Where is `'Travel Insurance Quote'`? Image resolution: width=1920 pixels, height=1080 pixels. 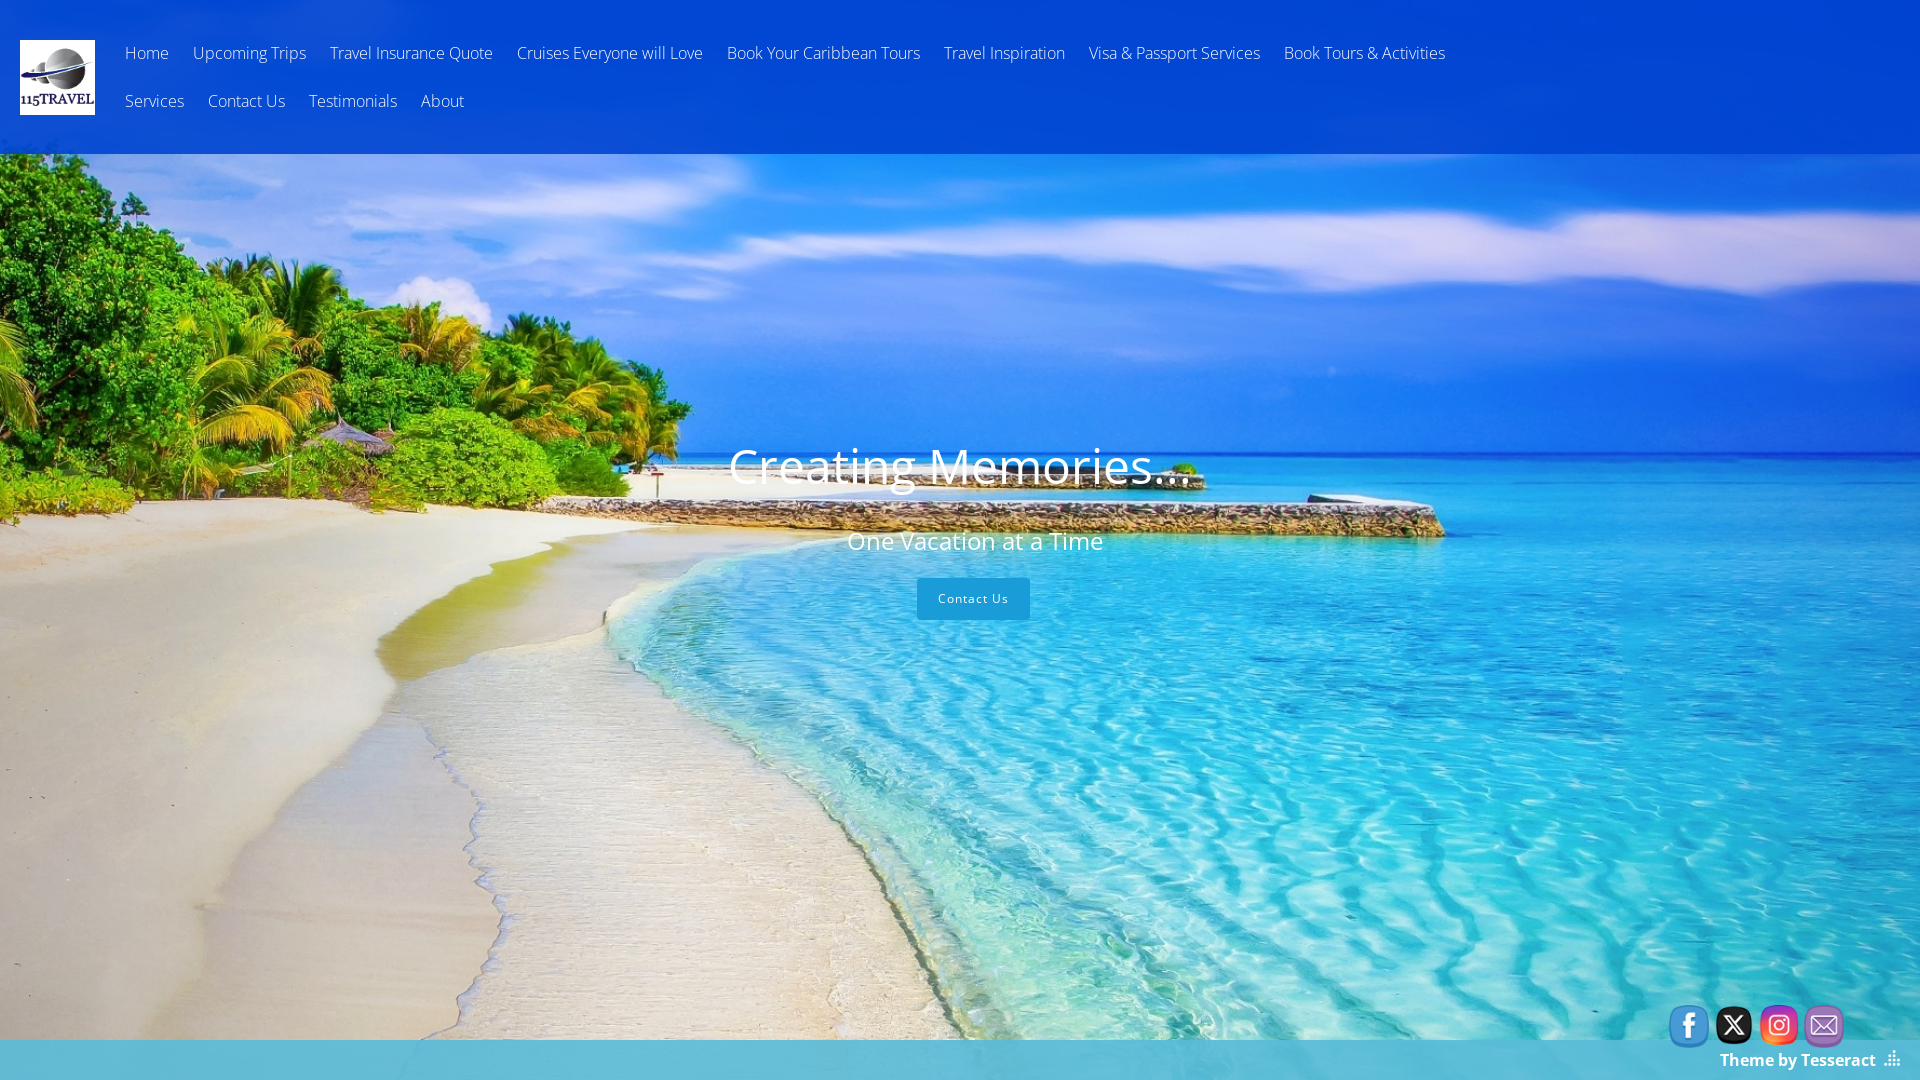
'Travel Insurance Quote' is located at coordinates (410, 52).